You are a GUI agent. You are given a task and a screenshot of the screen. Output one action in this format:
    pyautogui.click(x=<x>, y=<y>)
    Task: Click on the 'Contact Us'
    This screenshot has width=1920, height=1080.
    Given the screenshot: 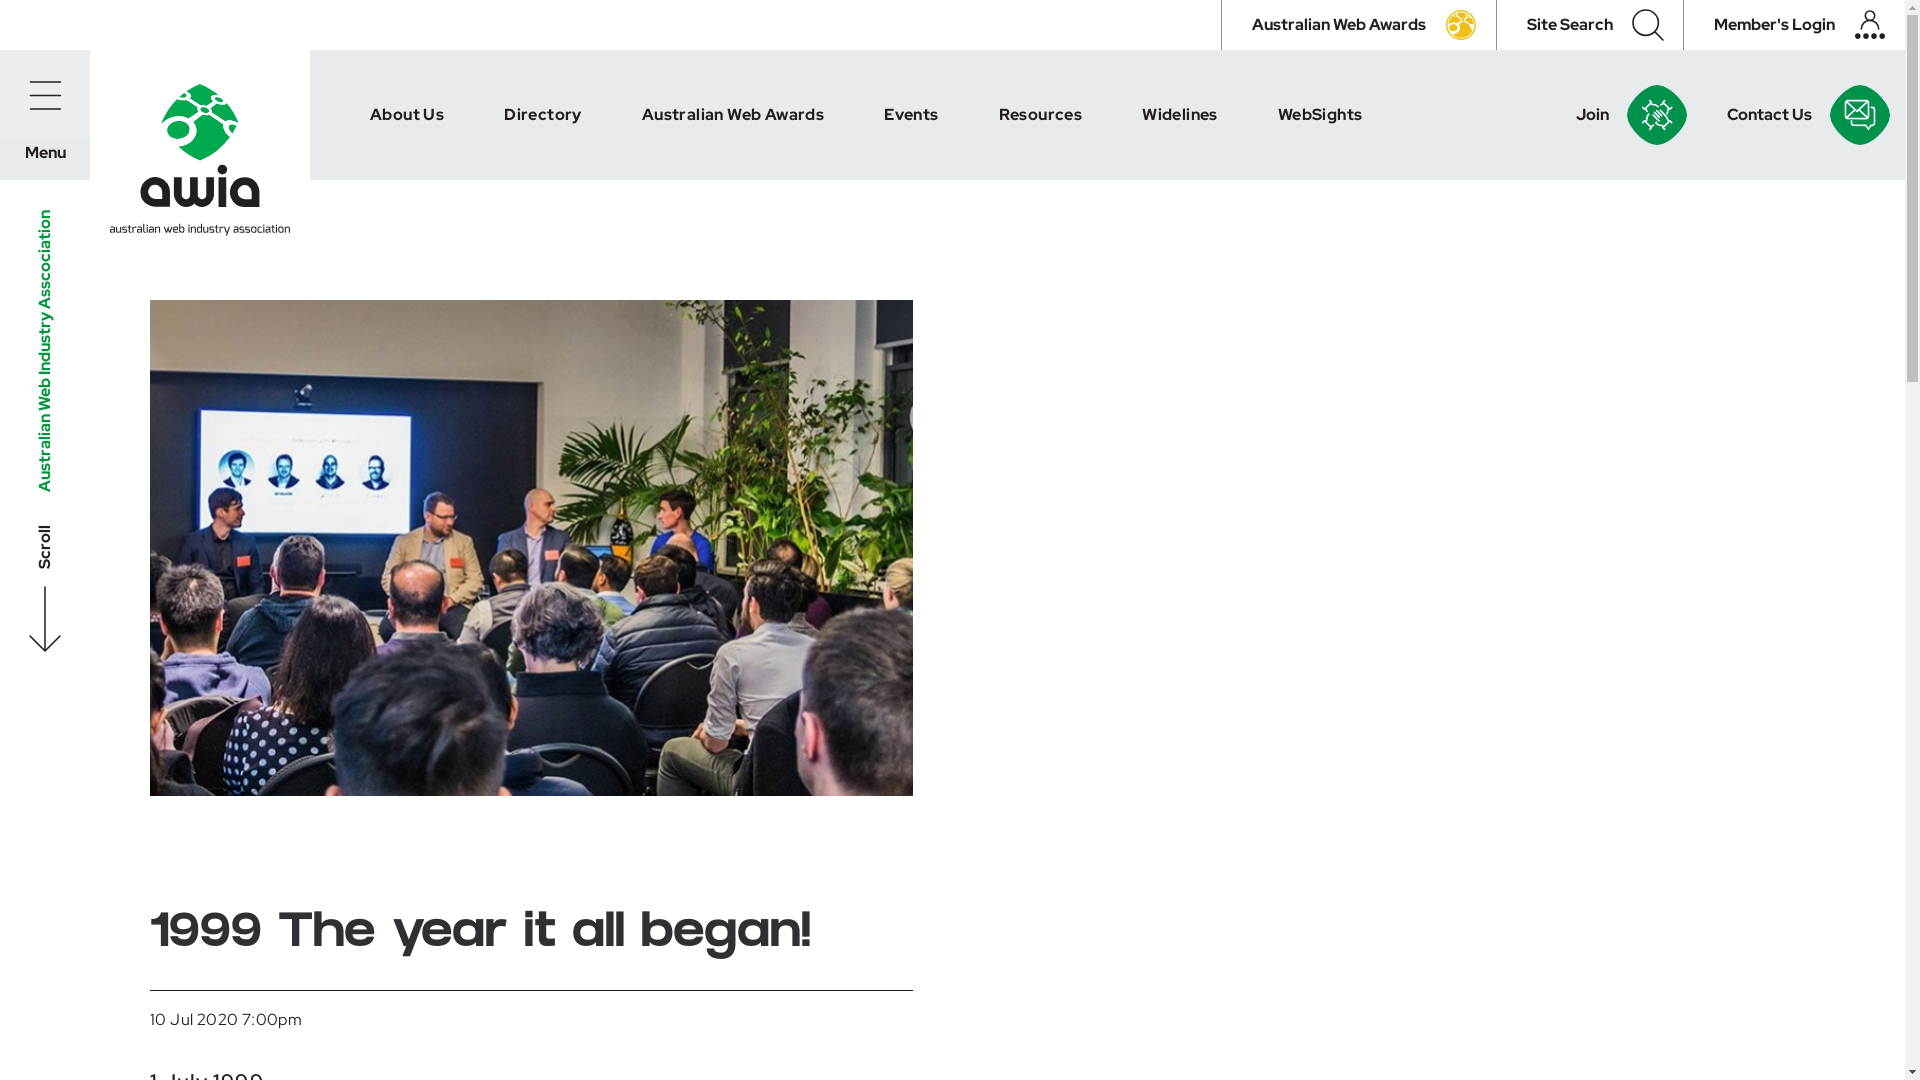 What is the action you would take?
    pyautogui.click(x=1716, y=115)
    